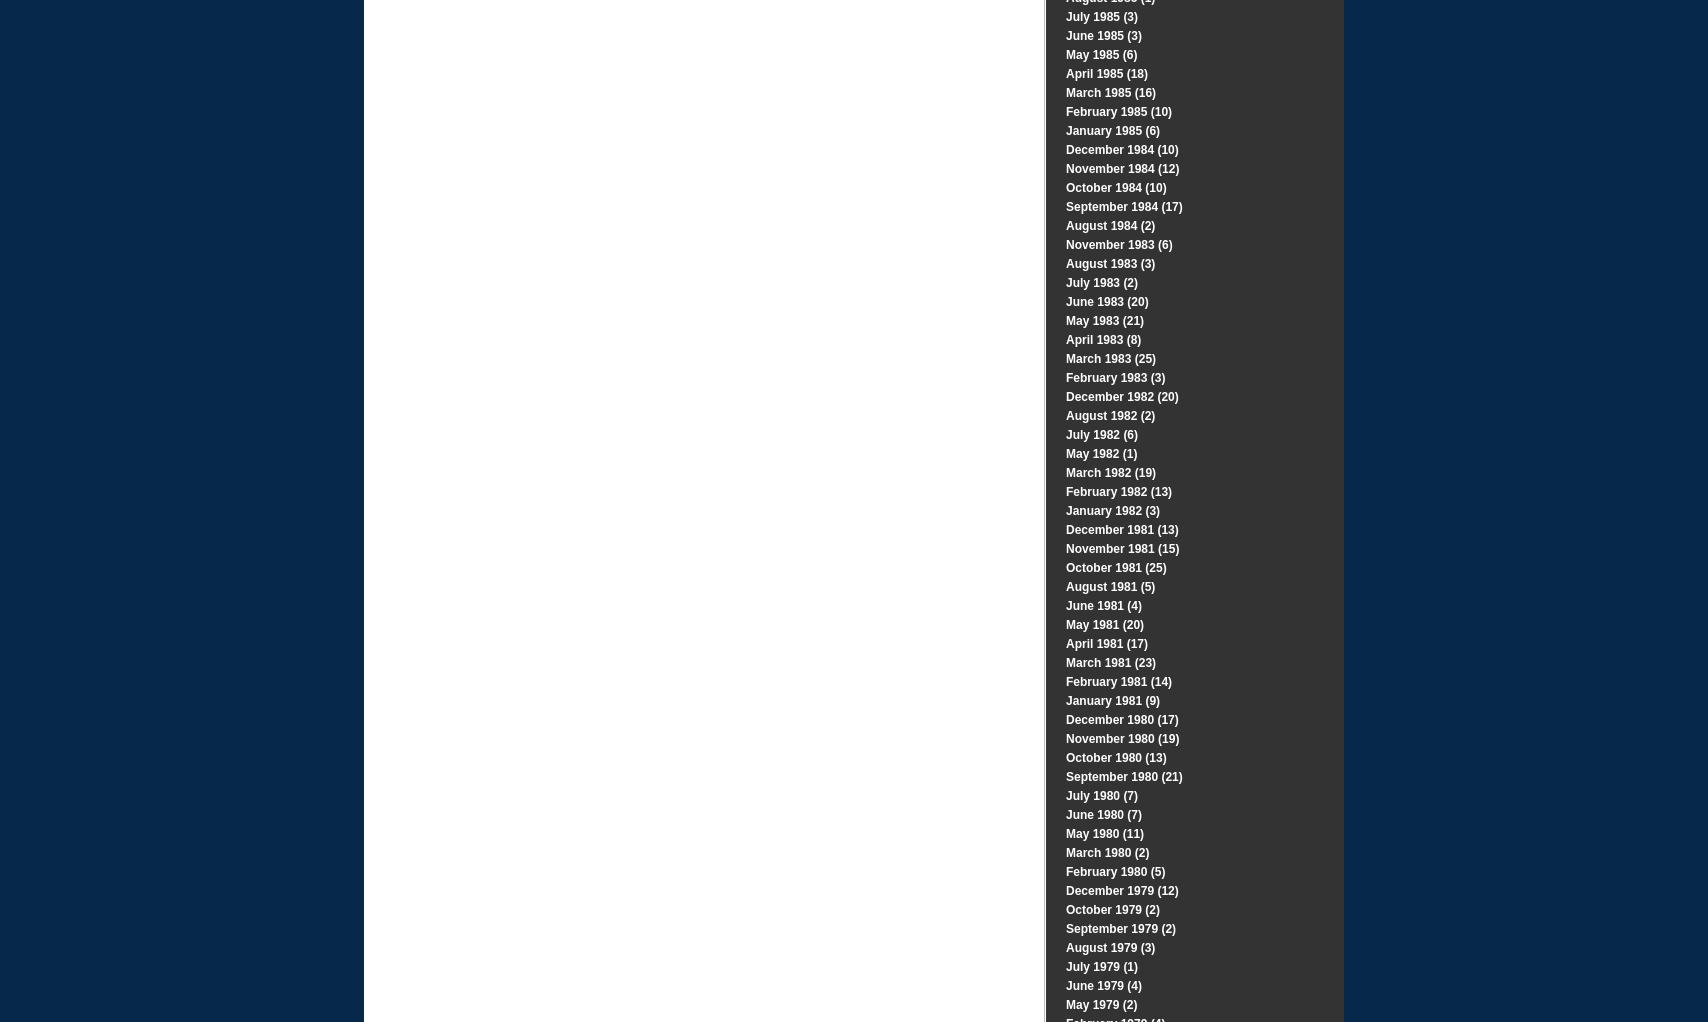 The width and height of the screenshot is (1708, 1022). I want to click on 'August 1983 (3)', so click(1110, 263).